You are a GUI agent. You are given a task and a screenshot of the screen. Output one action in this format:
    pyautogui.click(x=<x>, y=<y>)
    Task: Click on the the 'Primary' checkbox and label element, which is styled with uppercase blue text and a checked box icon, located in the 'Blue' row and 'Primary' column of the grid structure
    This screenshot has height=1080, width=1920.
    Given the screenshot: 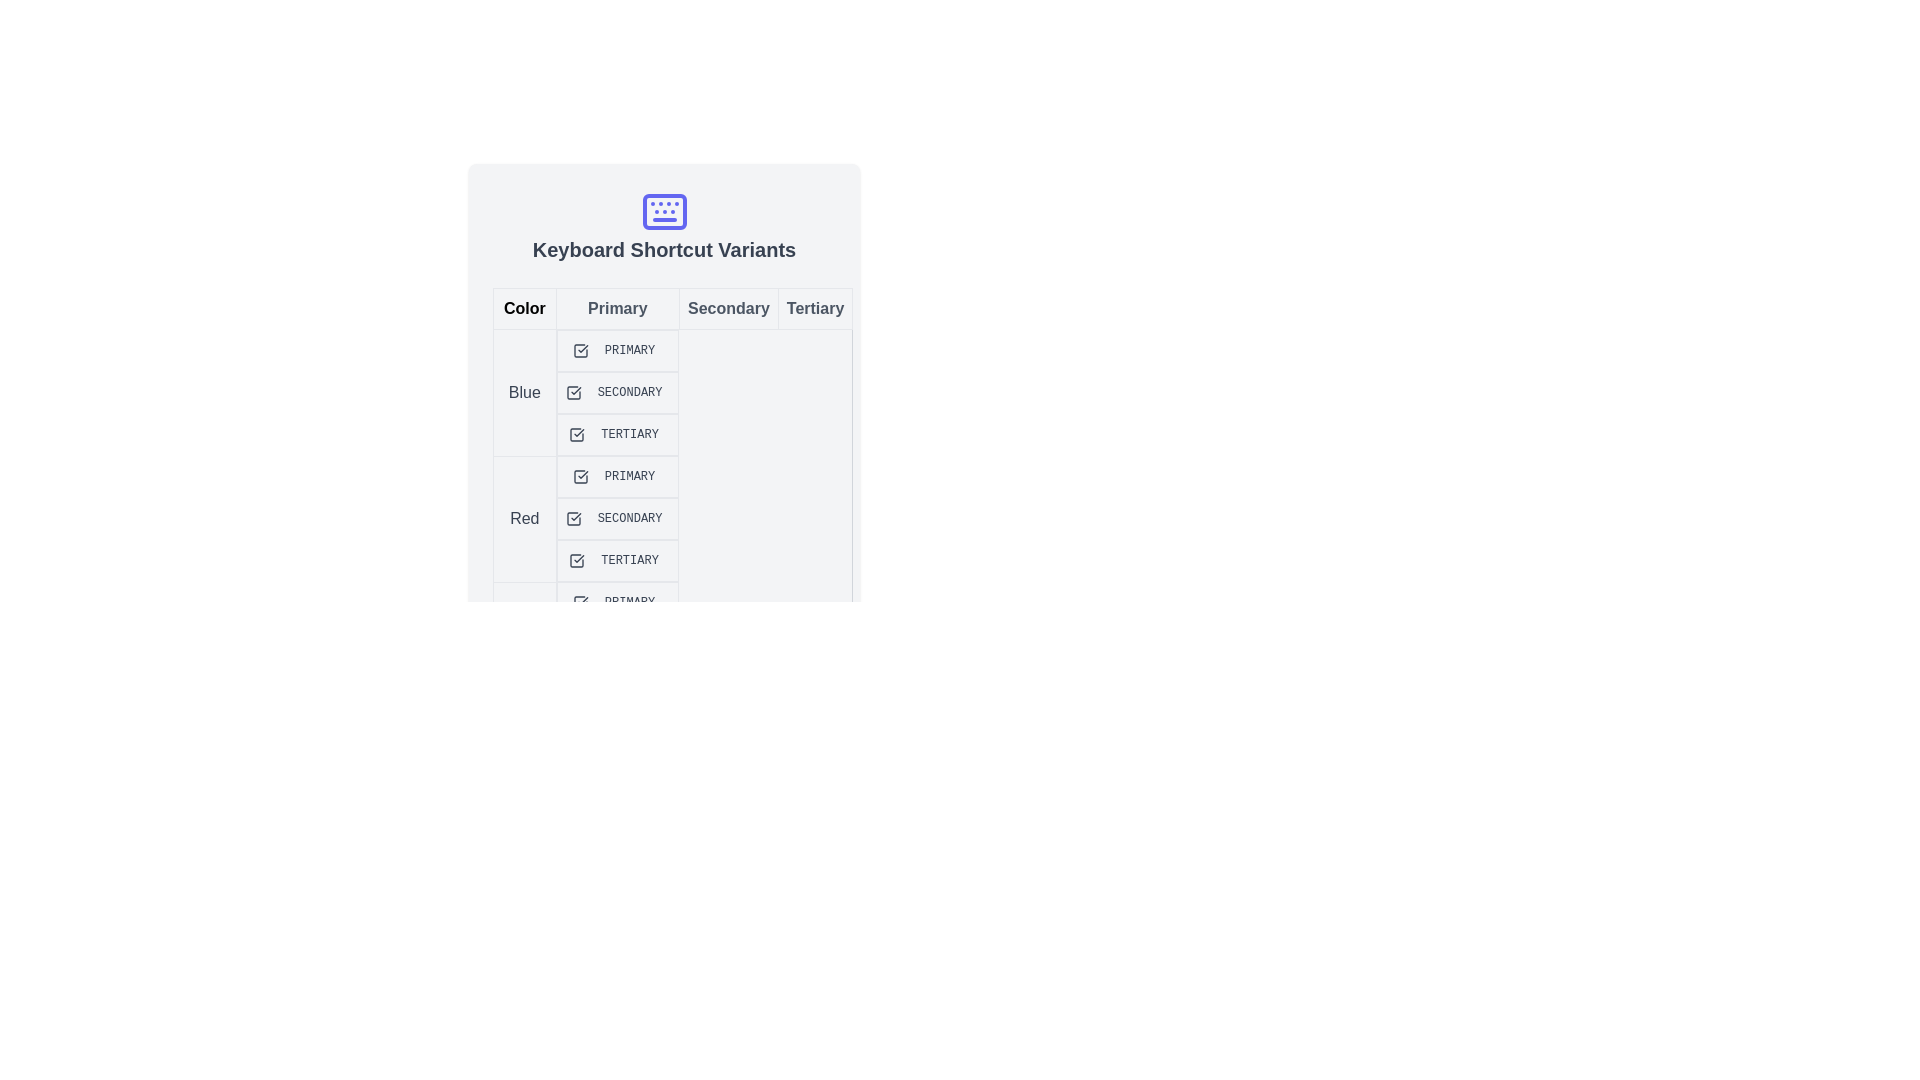 What is the action you would take?
    pyautogui.click(x=617, y=350)
    